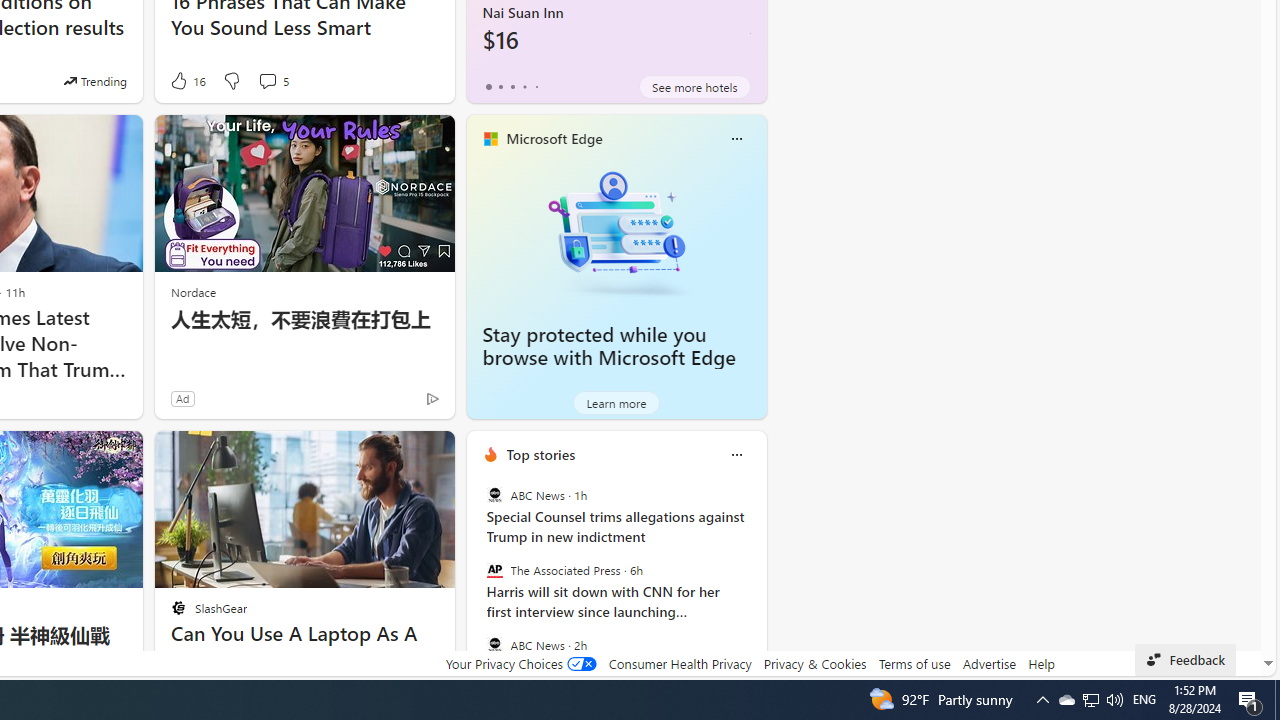 The image size is (1280, 720). I want to click on 'View comments 5 Comment', so click(266, 80).